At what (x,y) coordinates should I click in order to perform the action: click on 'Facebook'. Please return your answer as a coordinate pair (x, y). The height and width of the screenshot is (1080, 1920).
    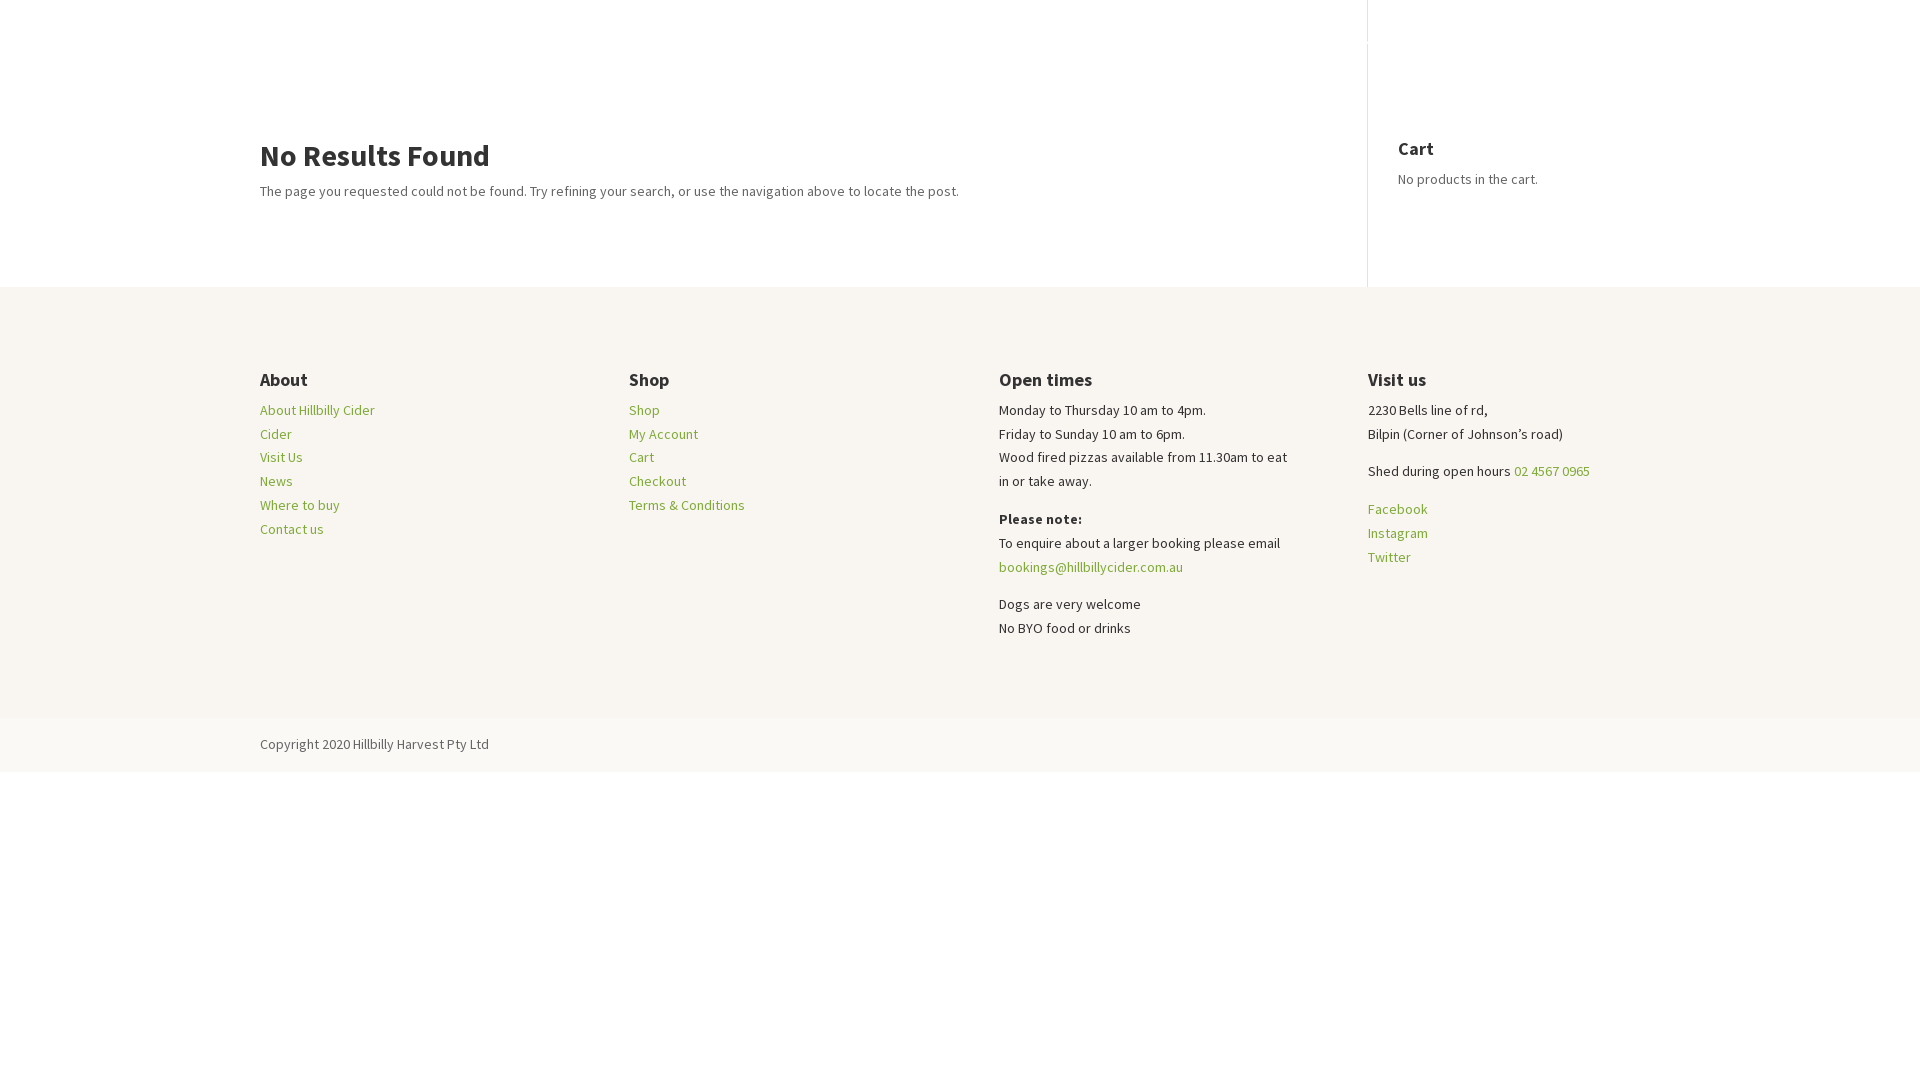
    Looking at the image, I should click on (1396, 508).